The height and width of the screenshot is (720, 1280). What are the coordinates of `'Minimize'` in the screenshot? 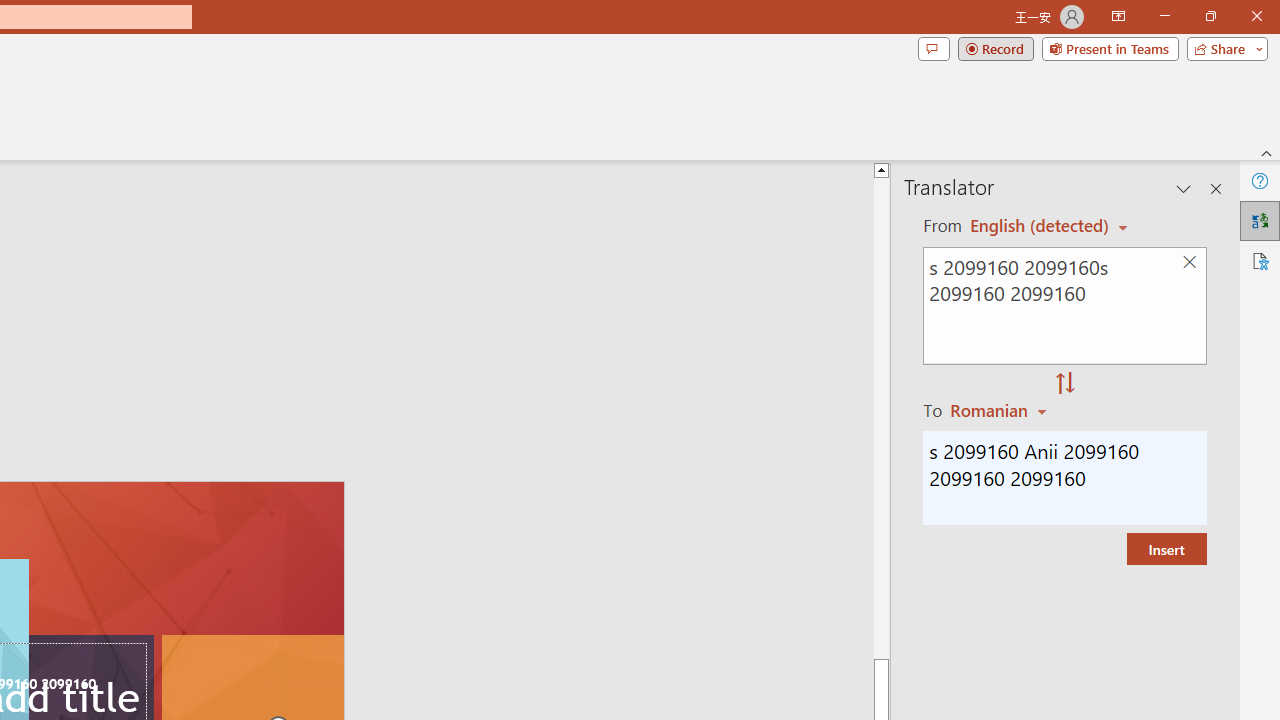 It's located at (1164, 16).